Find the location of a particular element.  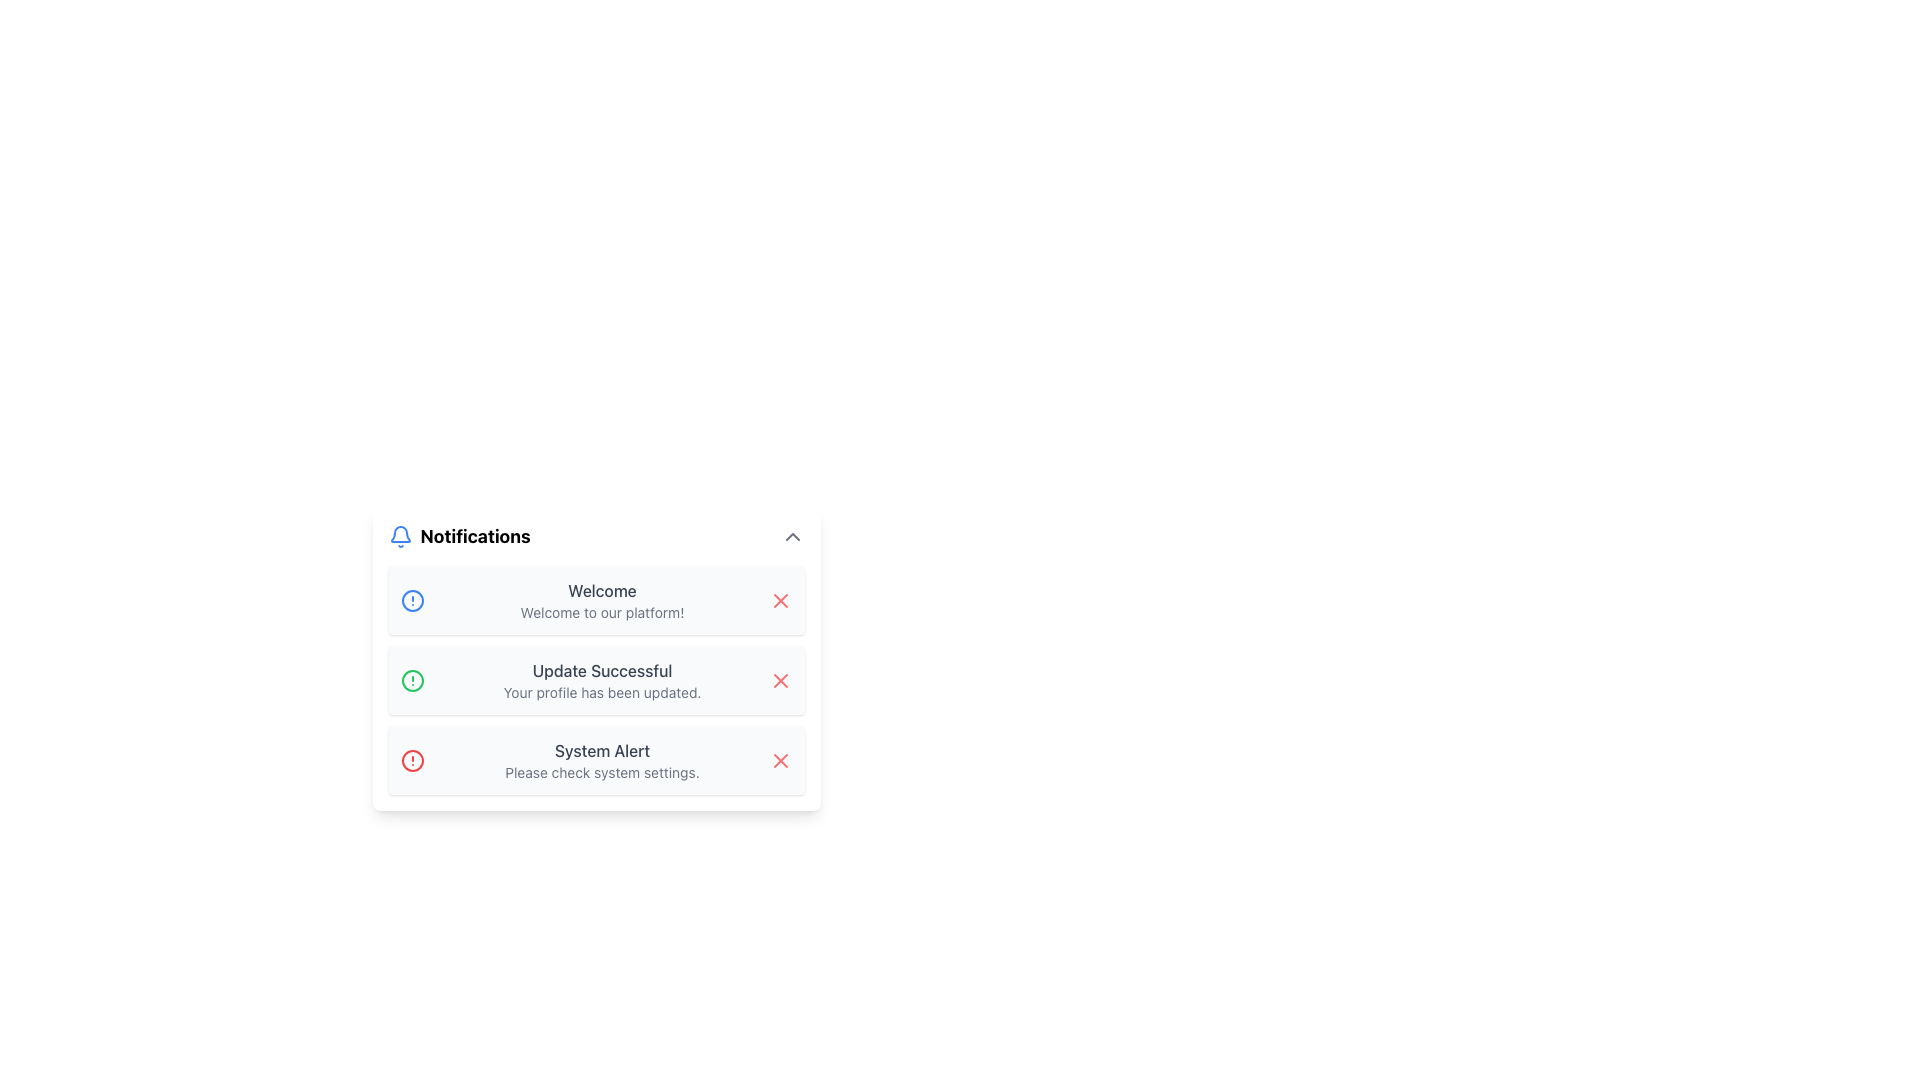

the 'Welcome' text label, which is prominently displayed in gray color with a bold style, located at the top of the notification list is located at coordinates (601, 589).